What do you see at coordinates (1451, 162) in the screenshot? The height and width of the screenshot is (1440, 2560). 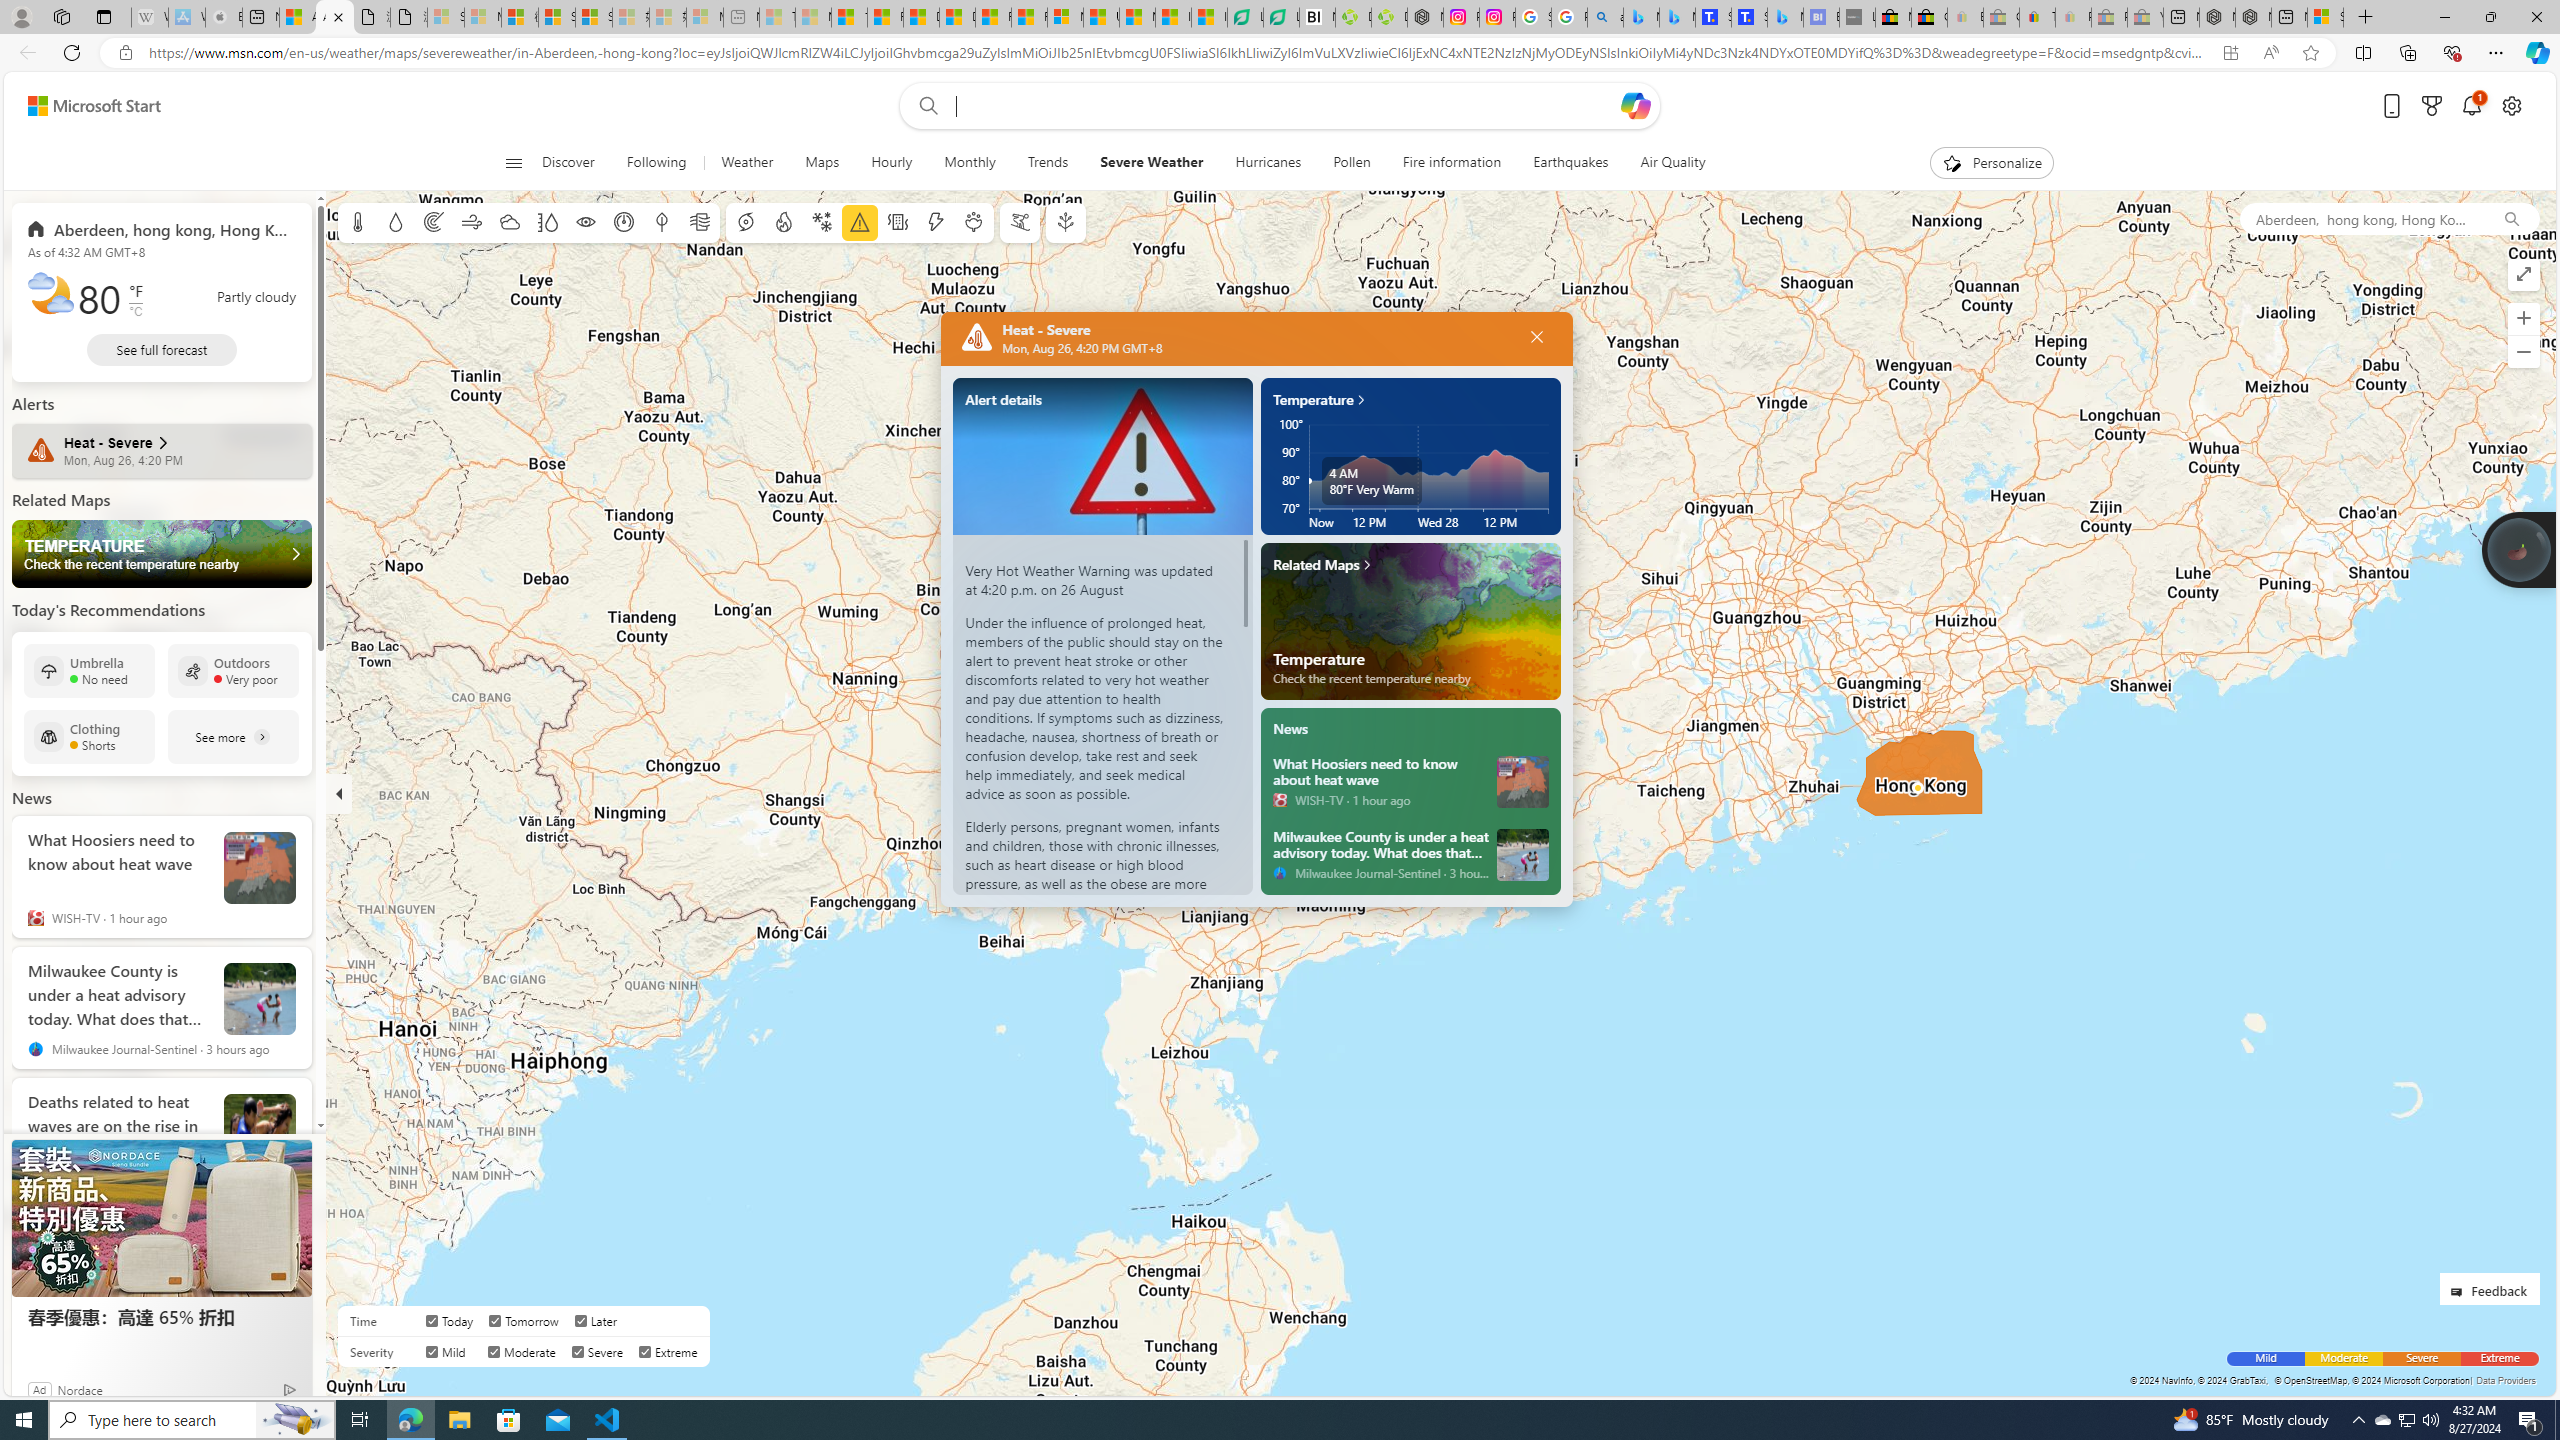 I see `'Fire information'` at bounding box center [1451, 162].